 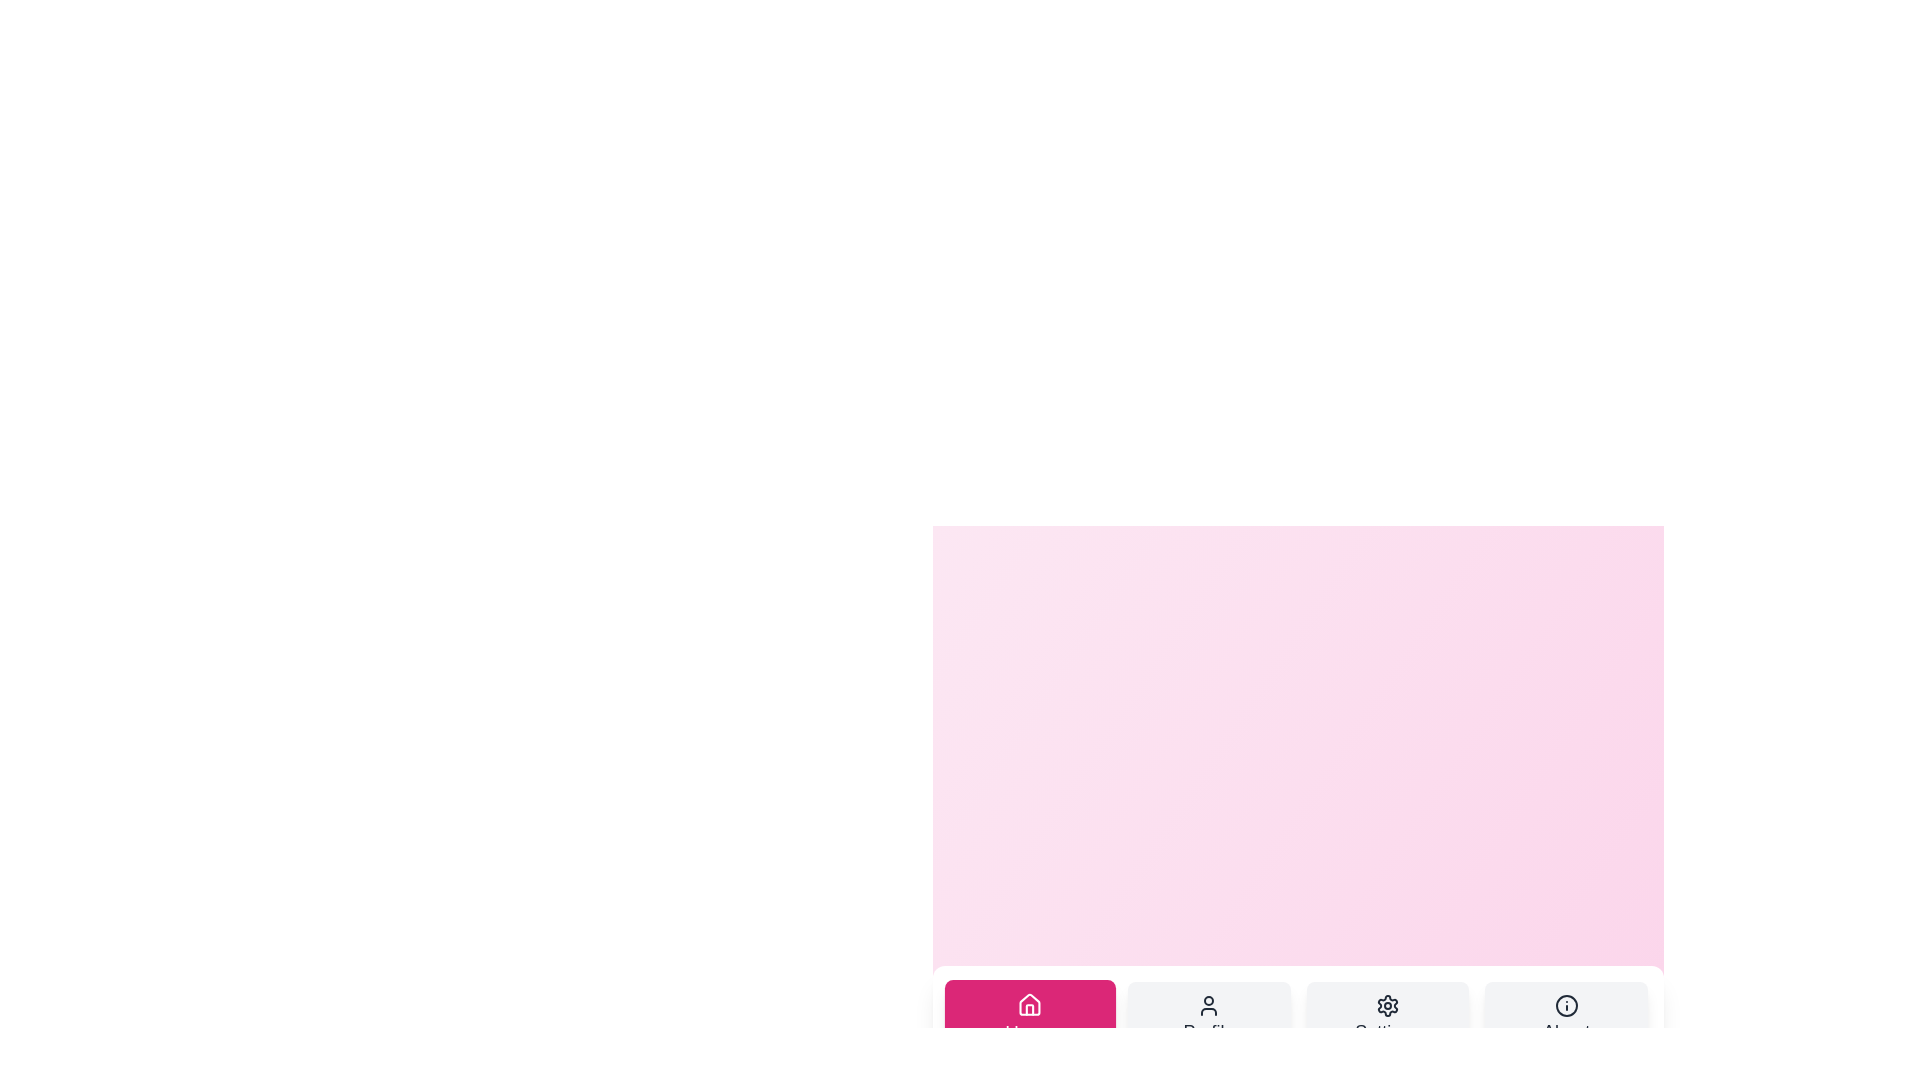 I want to click on the tab labeled Profile by clicking on it, so click(x=1208, y=1019).